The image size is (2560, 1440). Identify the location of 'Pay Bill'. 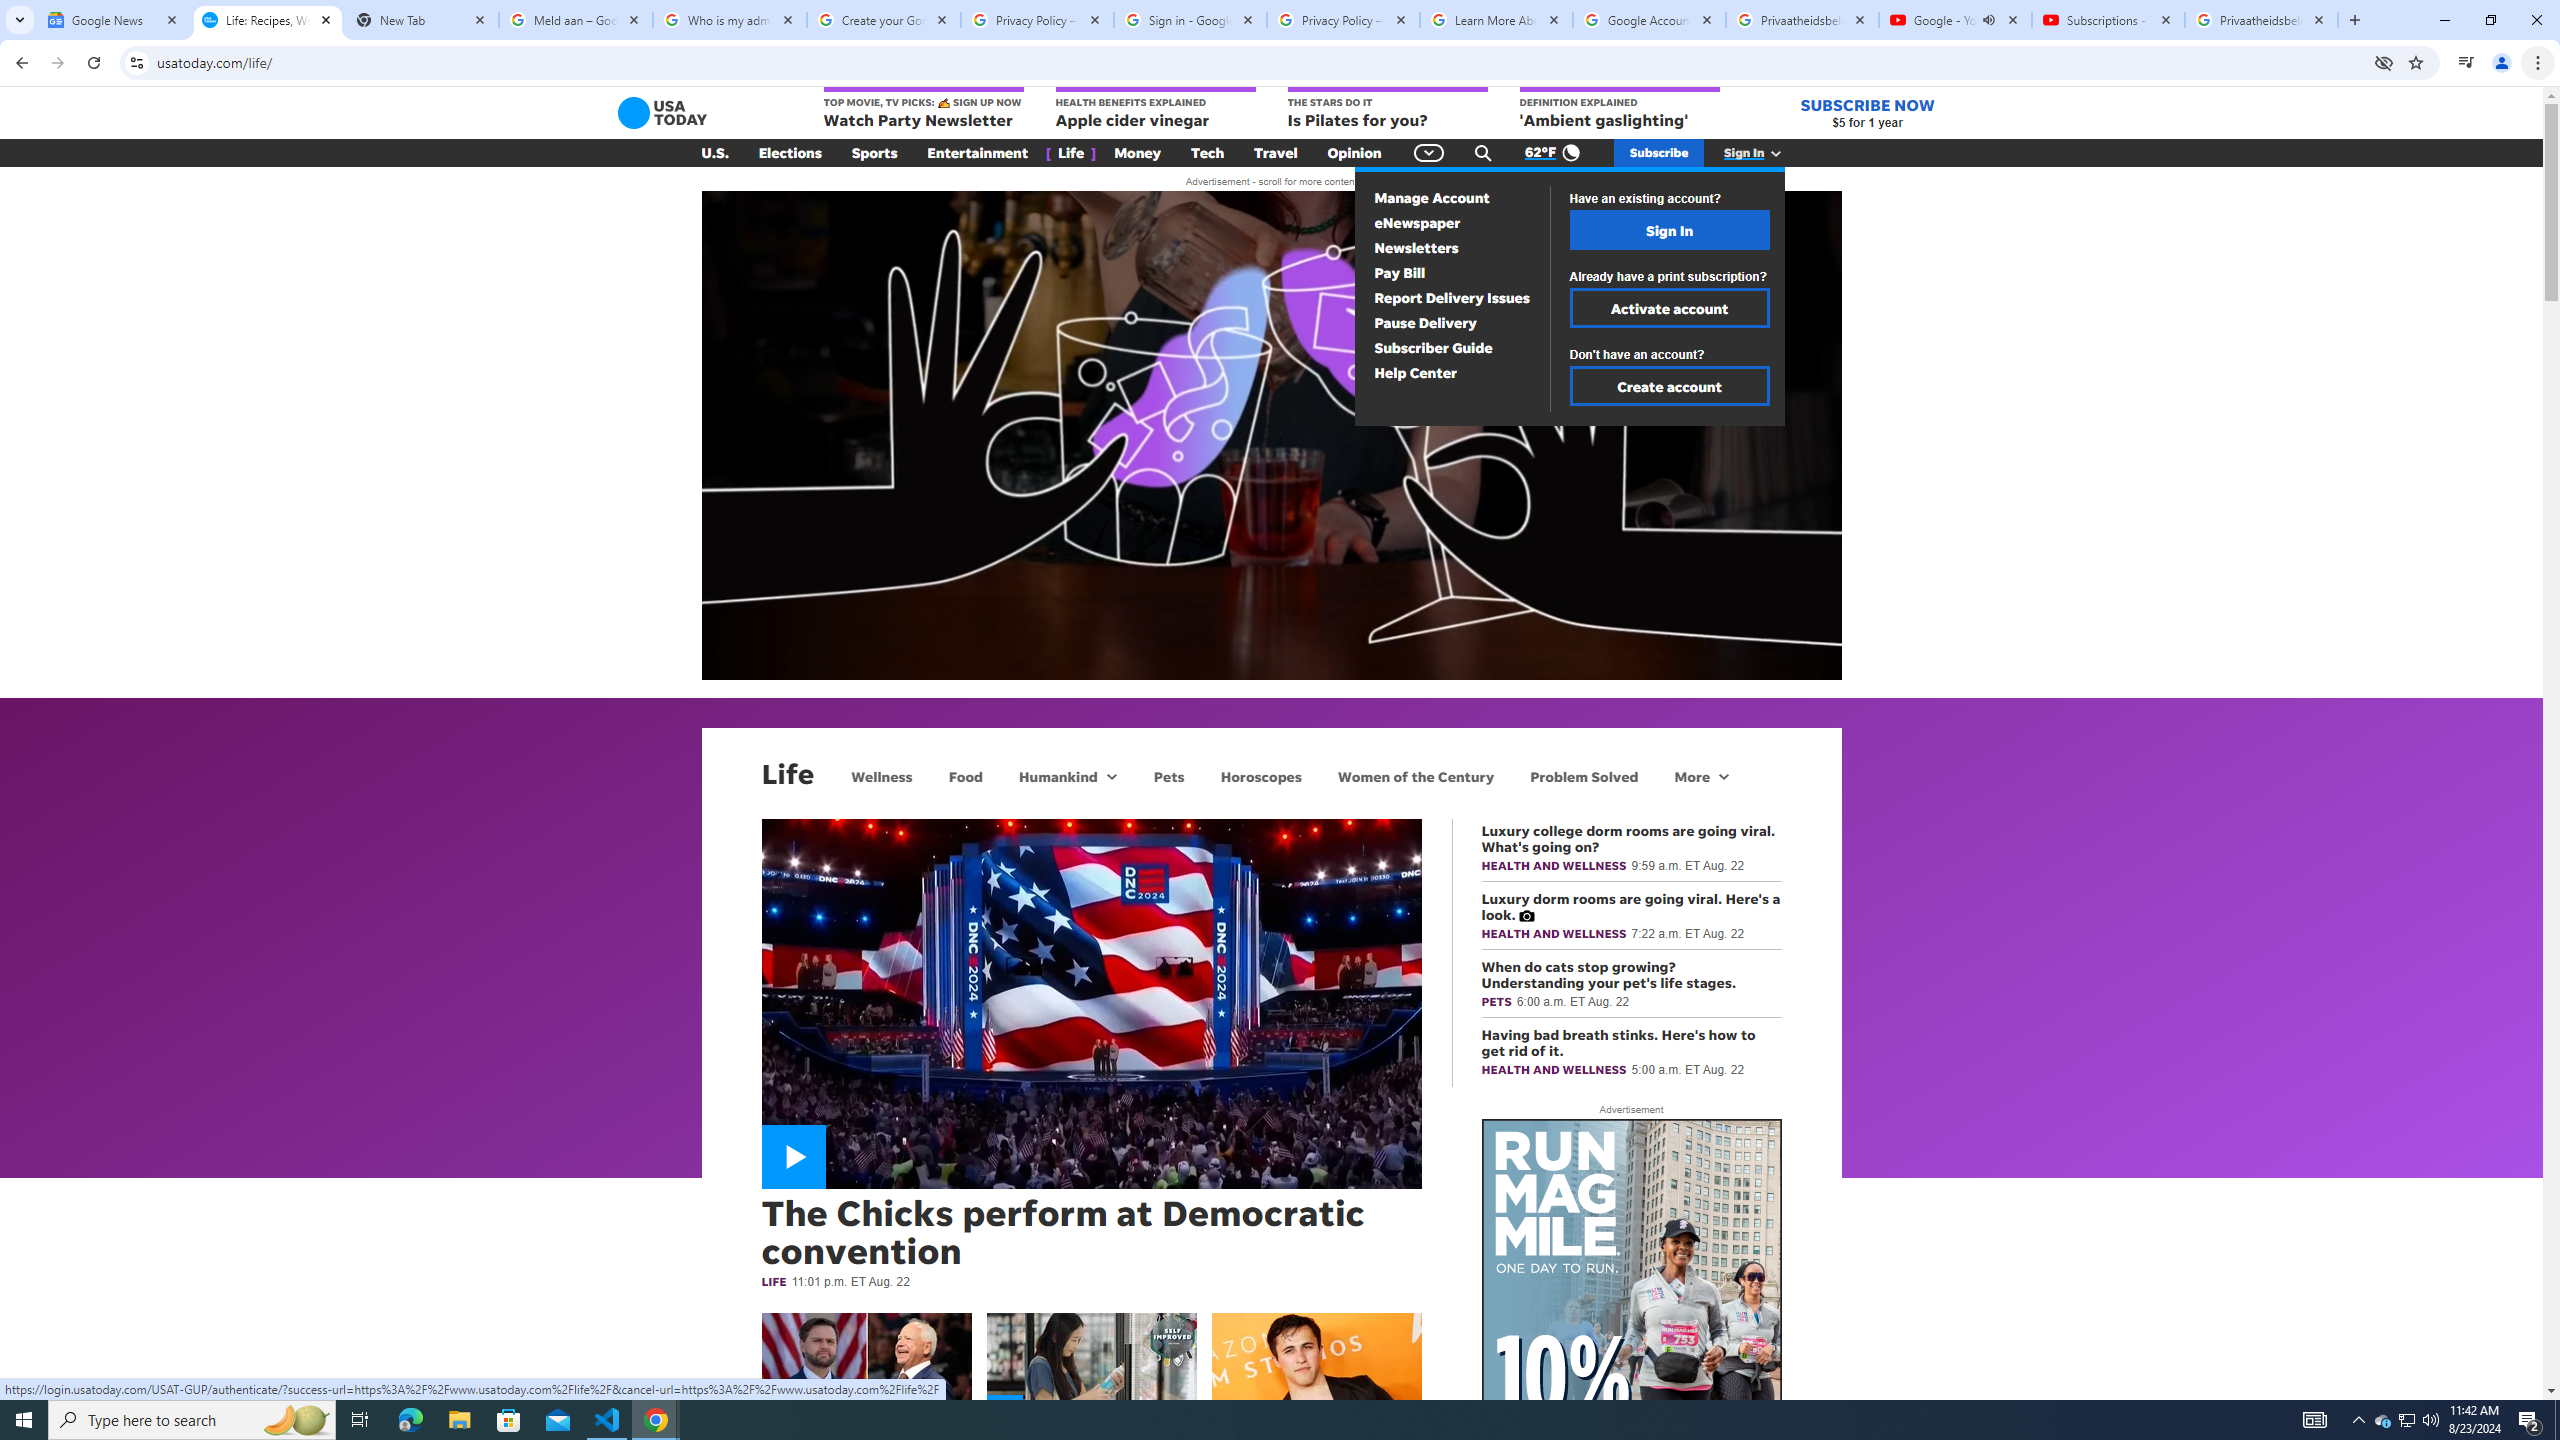
(1399, 271).